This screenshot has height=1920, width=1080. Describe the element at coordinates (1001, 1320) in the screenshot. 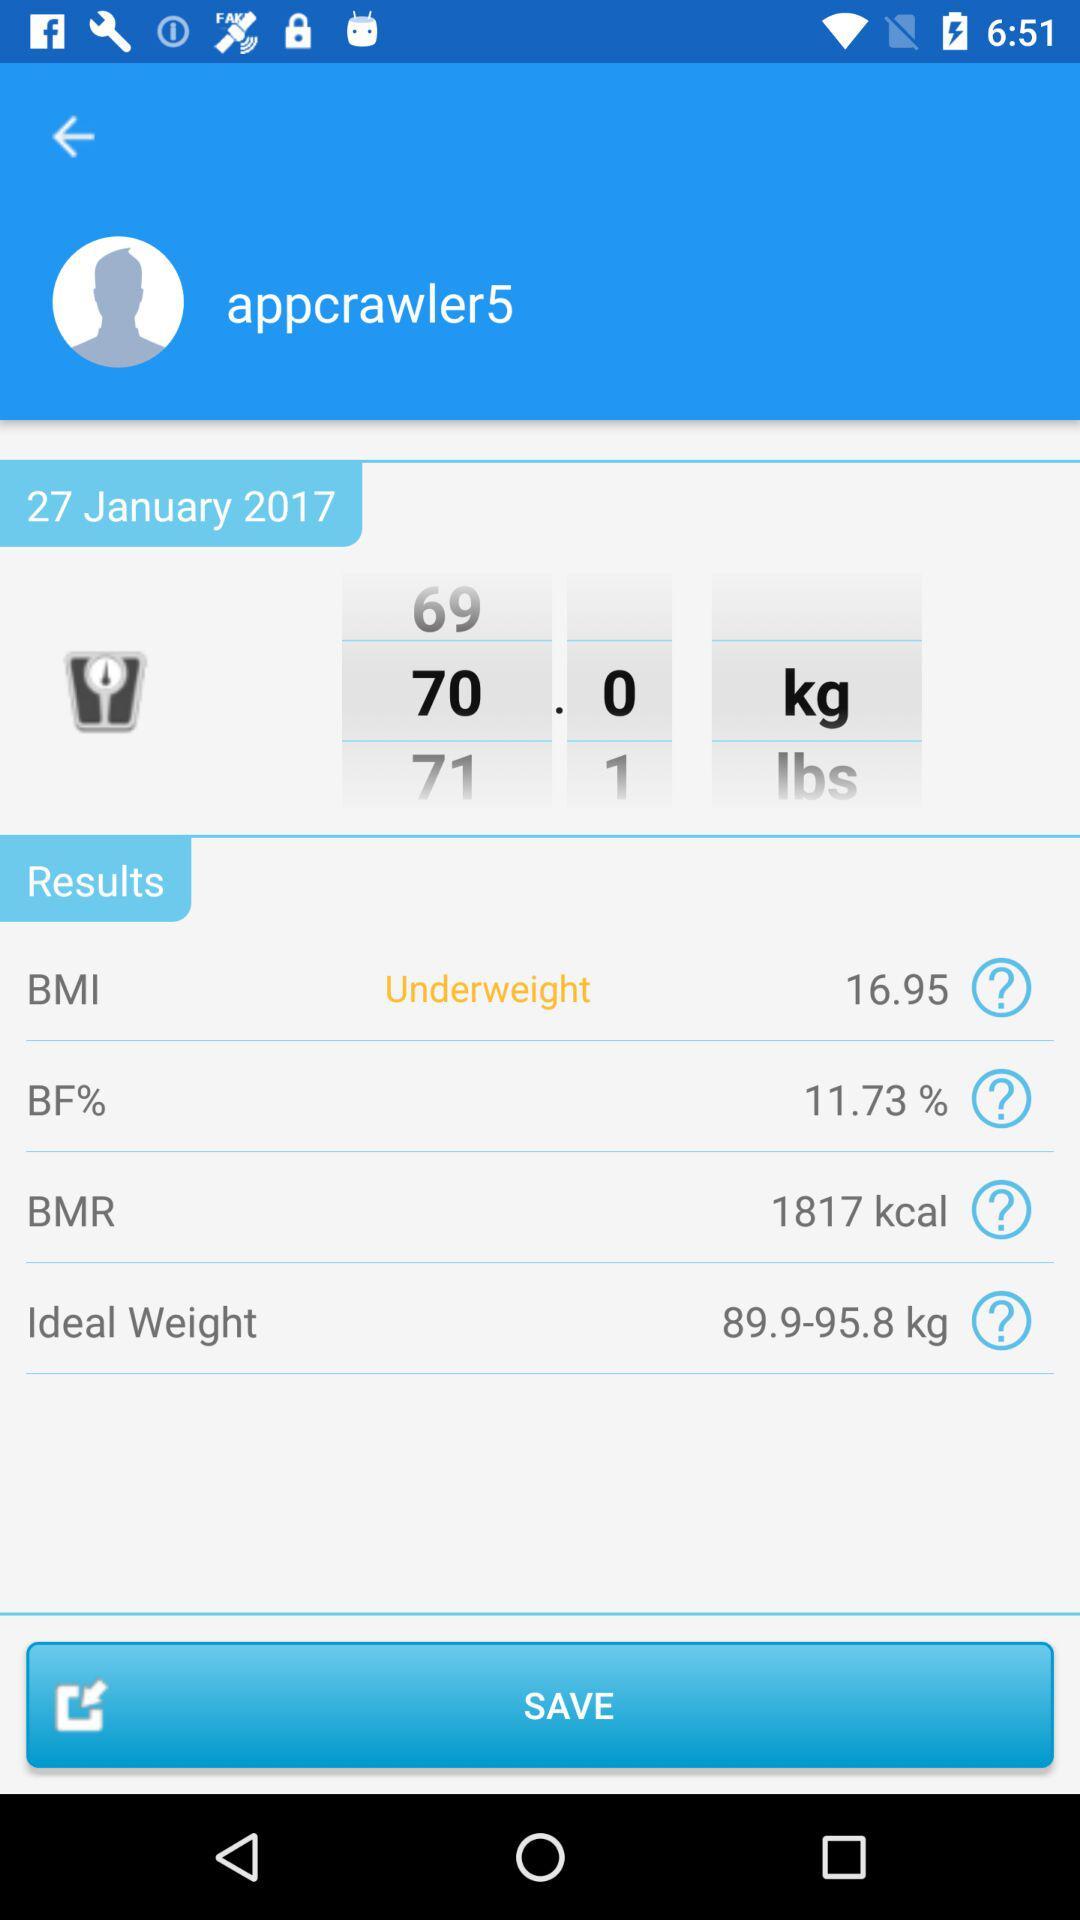

I see `the help icon` at that location.